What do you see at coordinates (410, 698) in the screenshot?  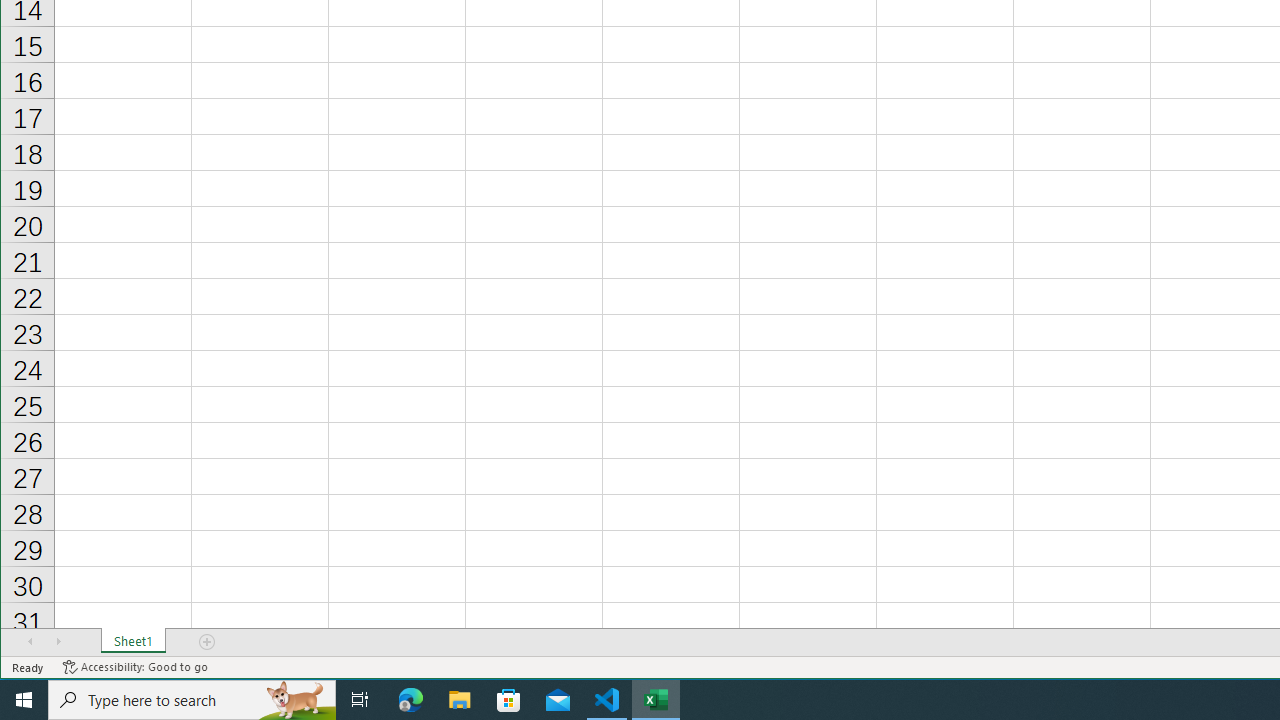 I see `'Microsoft Edge'` at bounding box center [410, 698].